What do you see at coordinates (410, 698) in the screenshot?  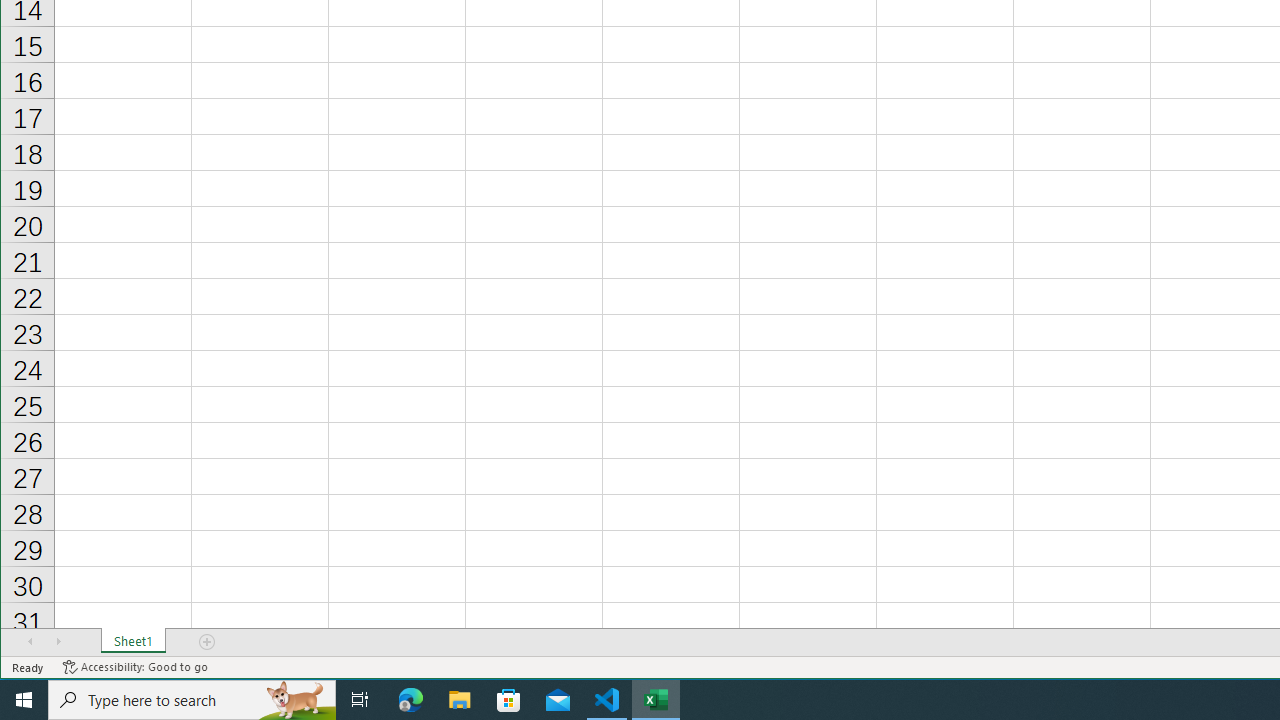 I see `'Microsoft Edge'` at bounding box center [410, 698].